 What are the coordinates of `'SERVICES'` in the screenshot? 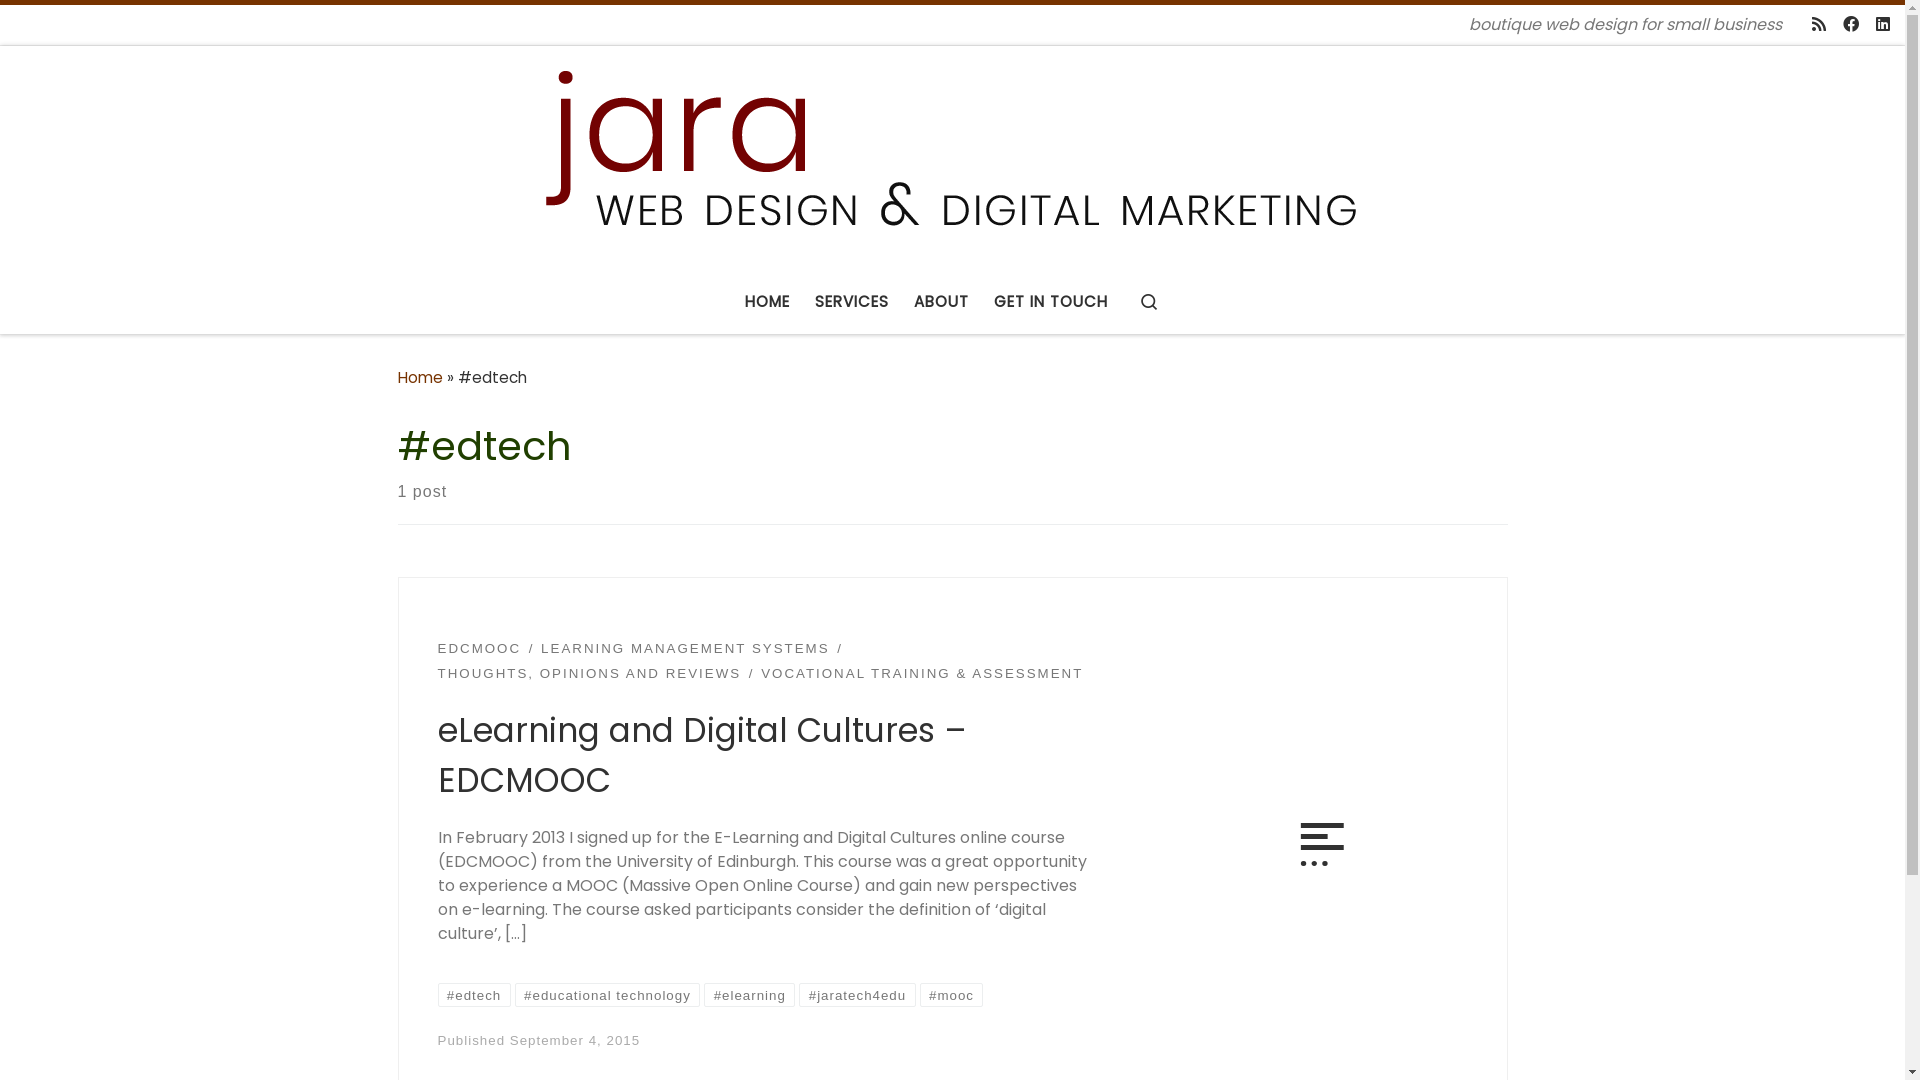 It's located at (852, 301).